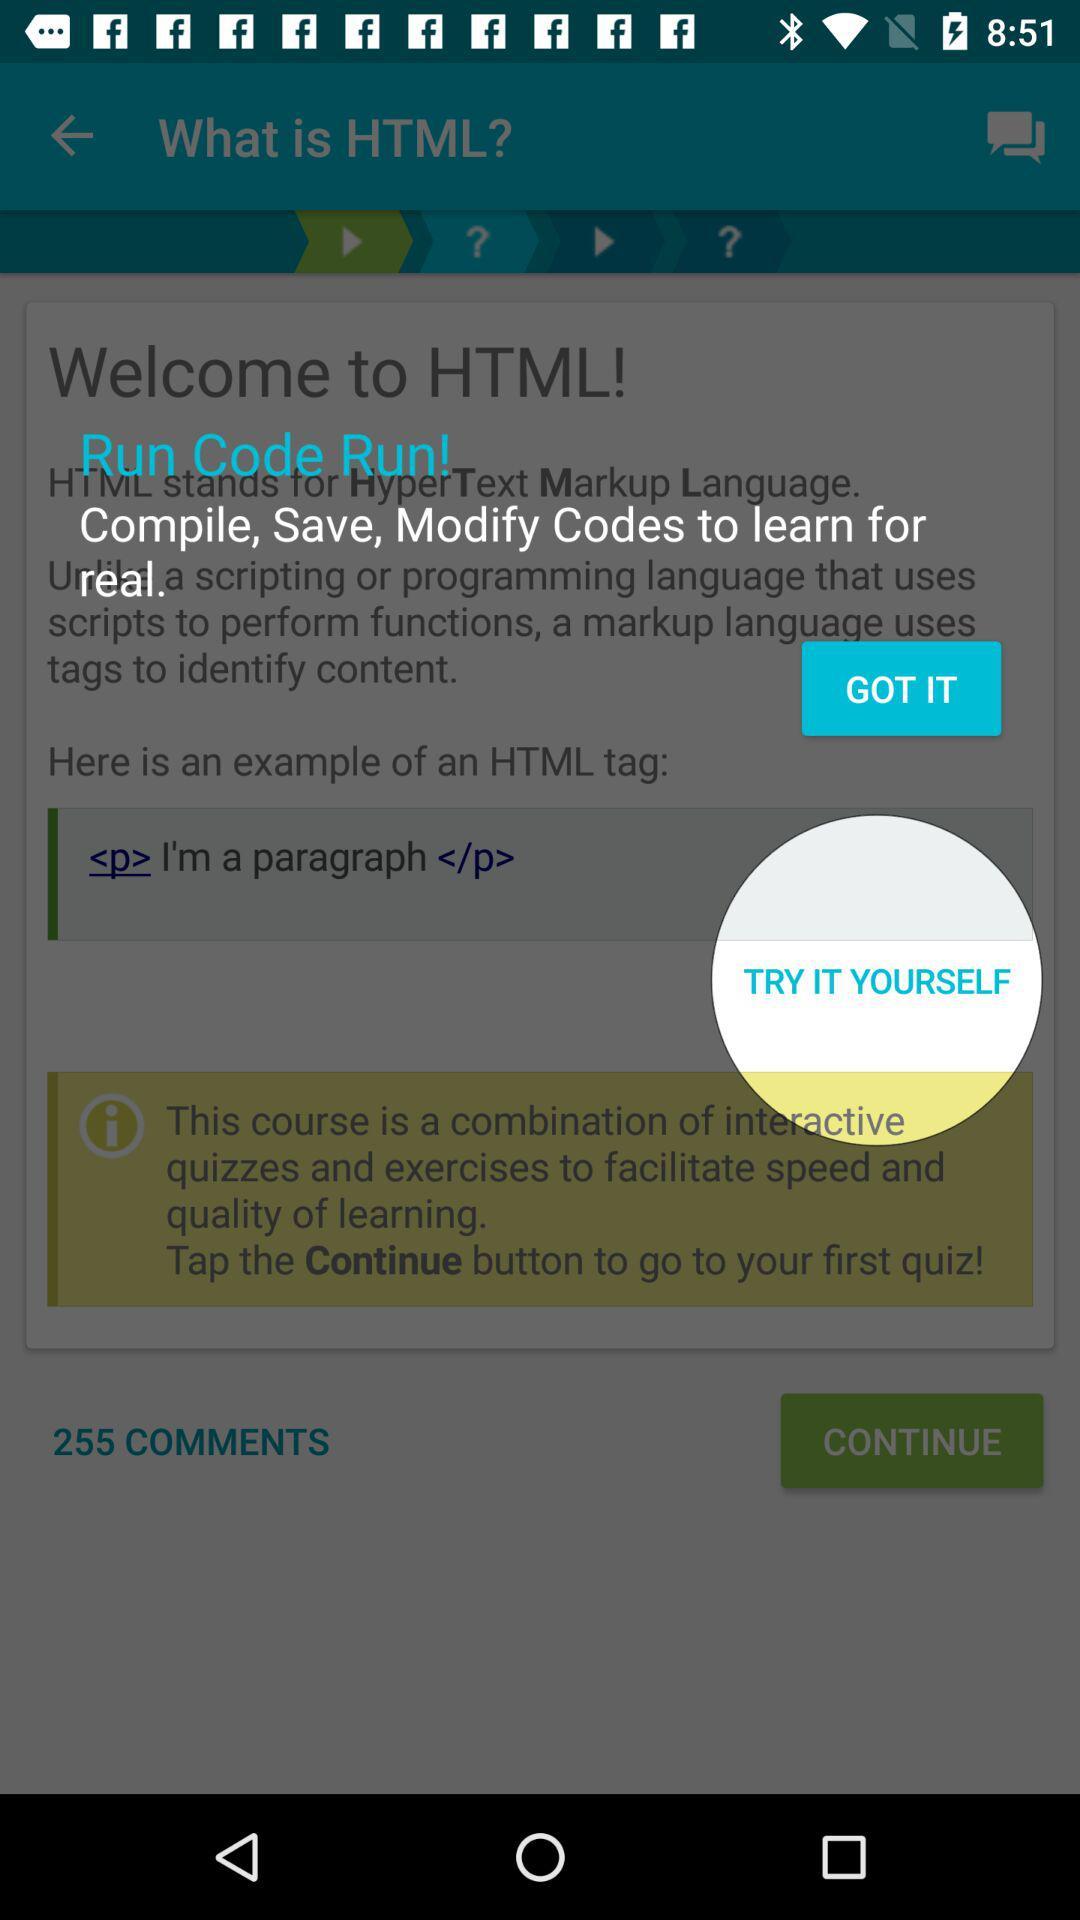 The width and height of the screenshot is (1080, 1920). Describe the element at coordinates (350, 240) in the screenshot. I see `go next` at that location.